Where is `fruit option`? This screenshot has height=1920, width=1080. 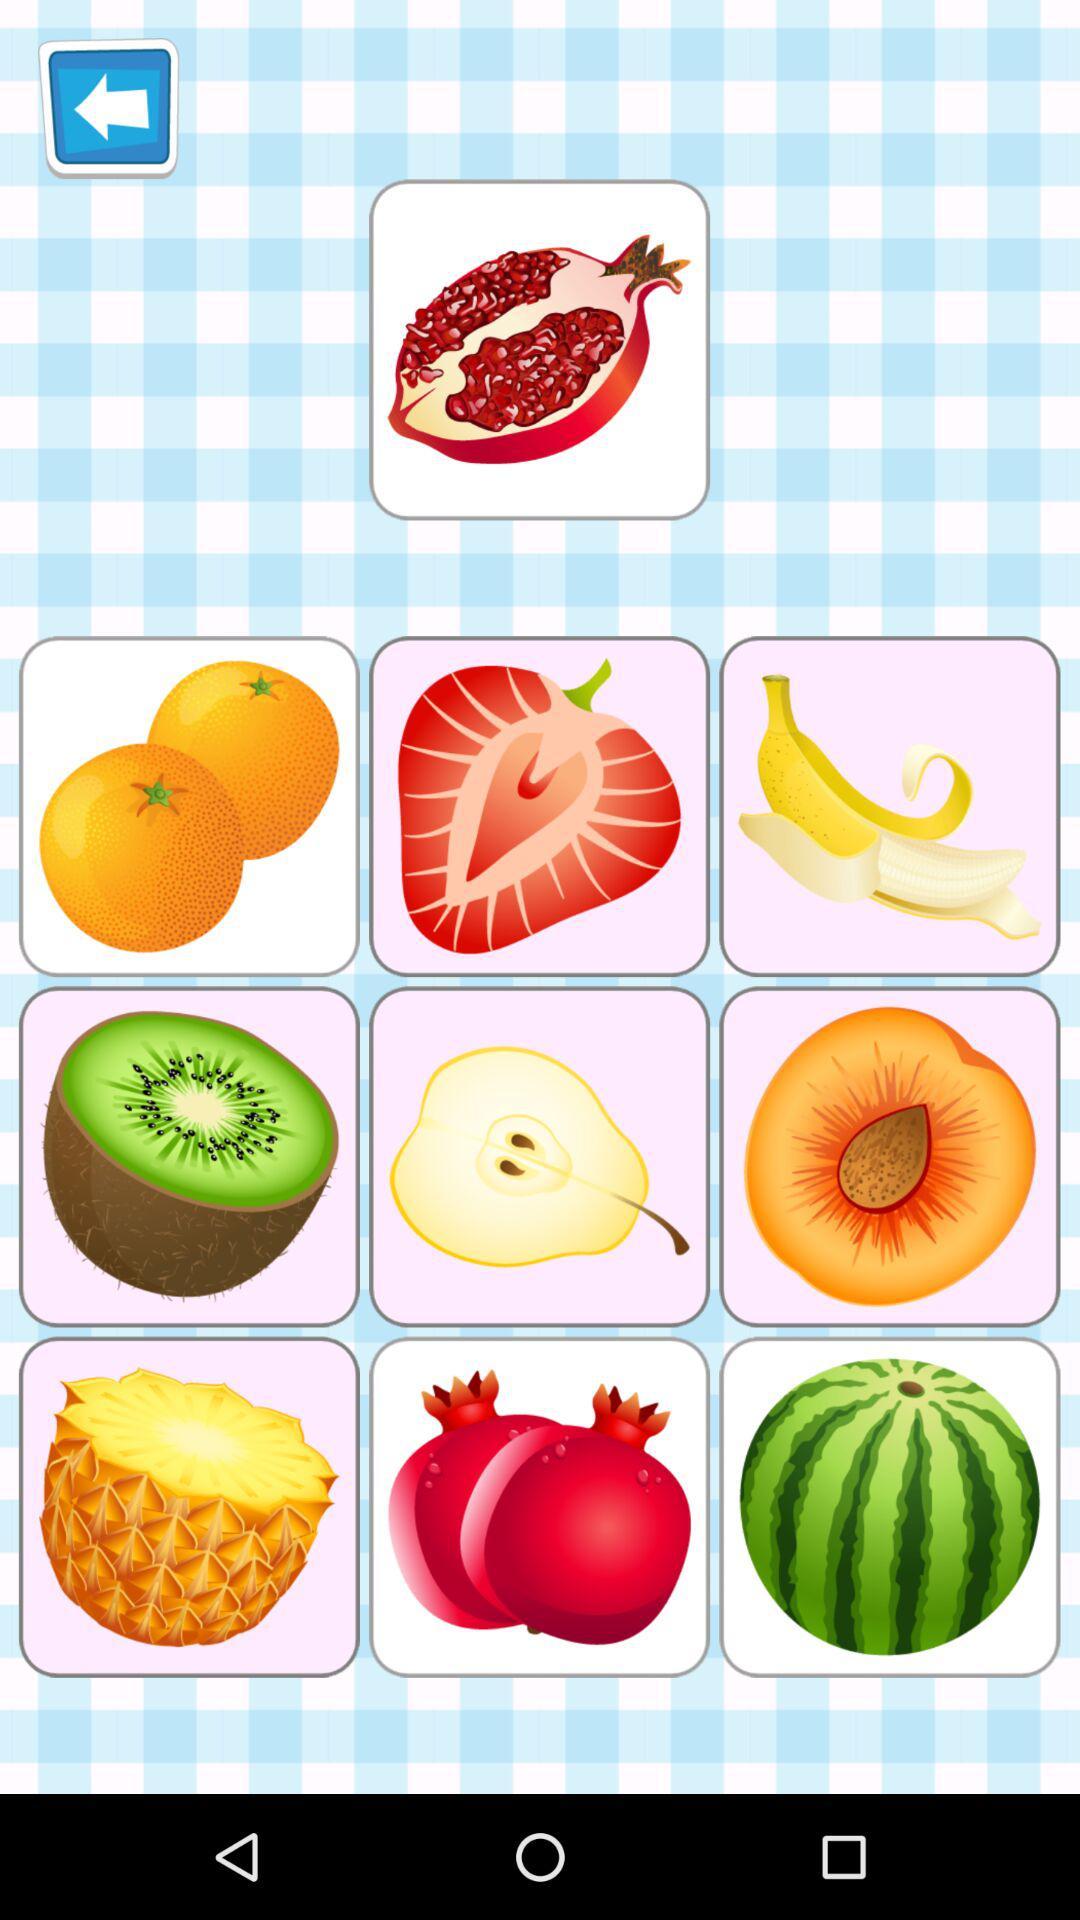 fruit option is located at coordinates (538, 349).